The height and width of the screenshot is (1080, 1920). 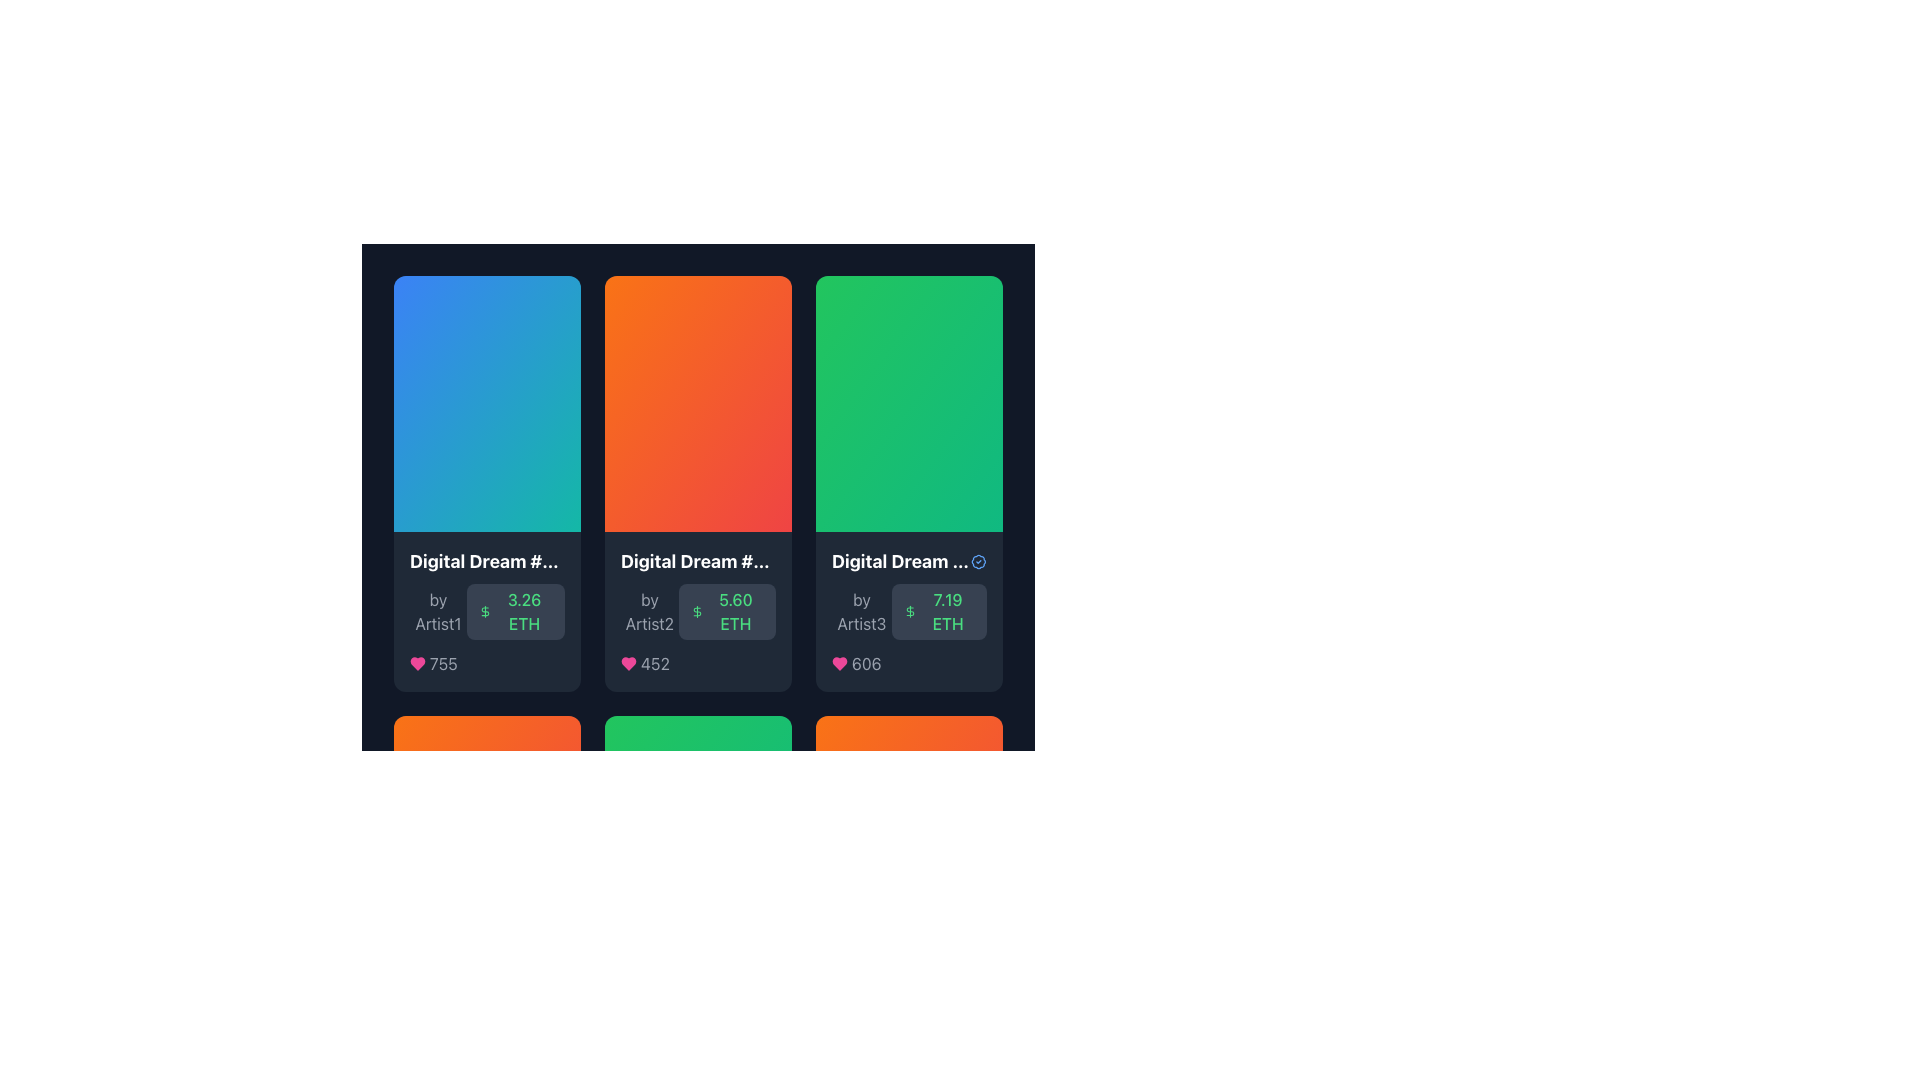 I want to click on the 'like' icon located below the second card in the grid, so click(x=840, y=663).